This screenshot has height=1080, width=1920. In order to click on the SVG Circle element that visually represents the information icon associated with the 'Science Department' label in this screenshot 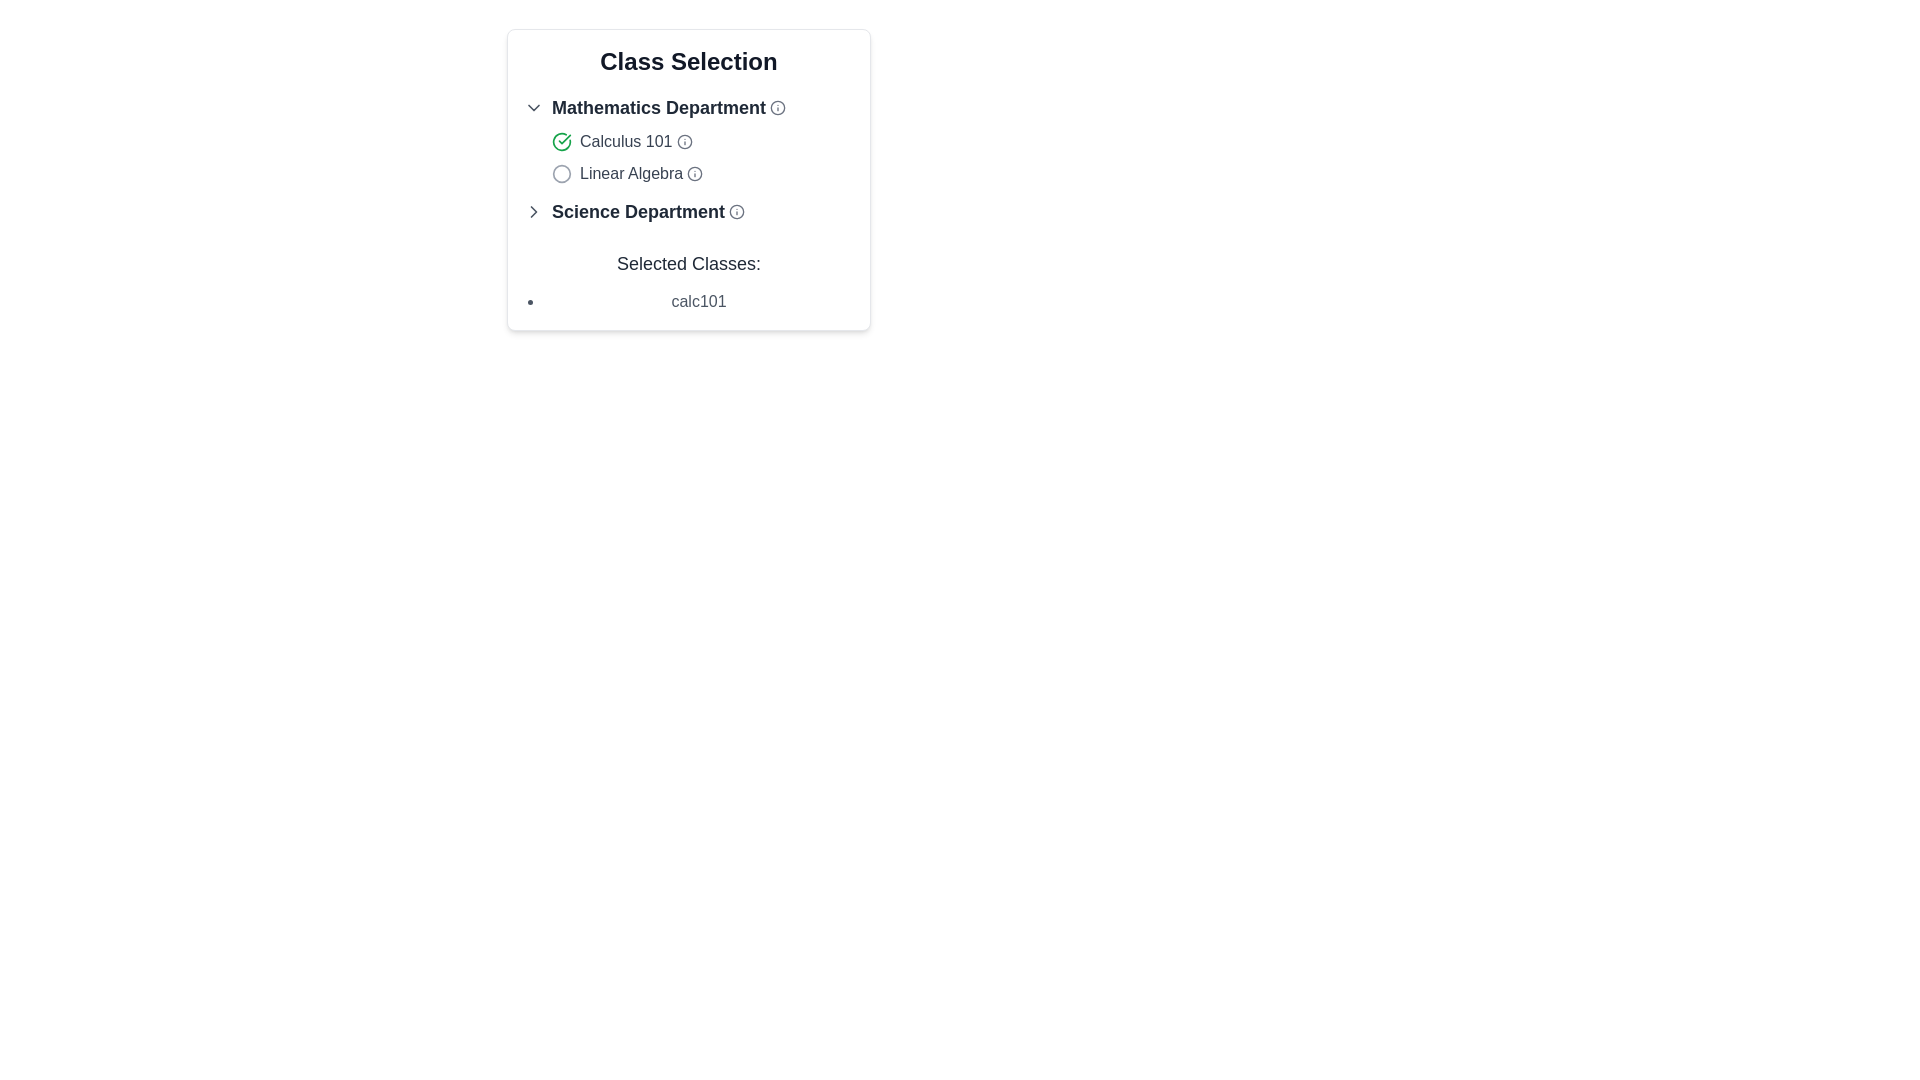, I will do `click(736, 212)`.